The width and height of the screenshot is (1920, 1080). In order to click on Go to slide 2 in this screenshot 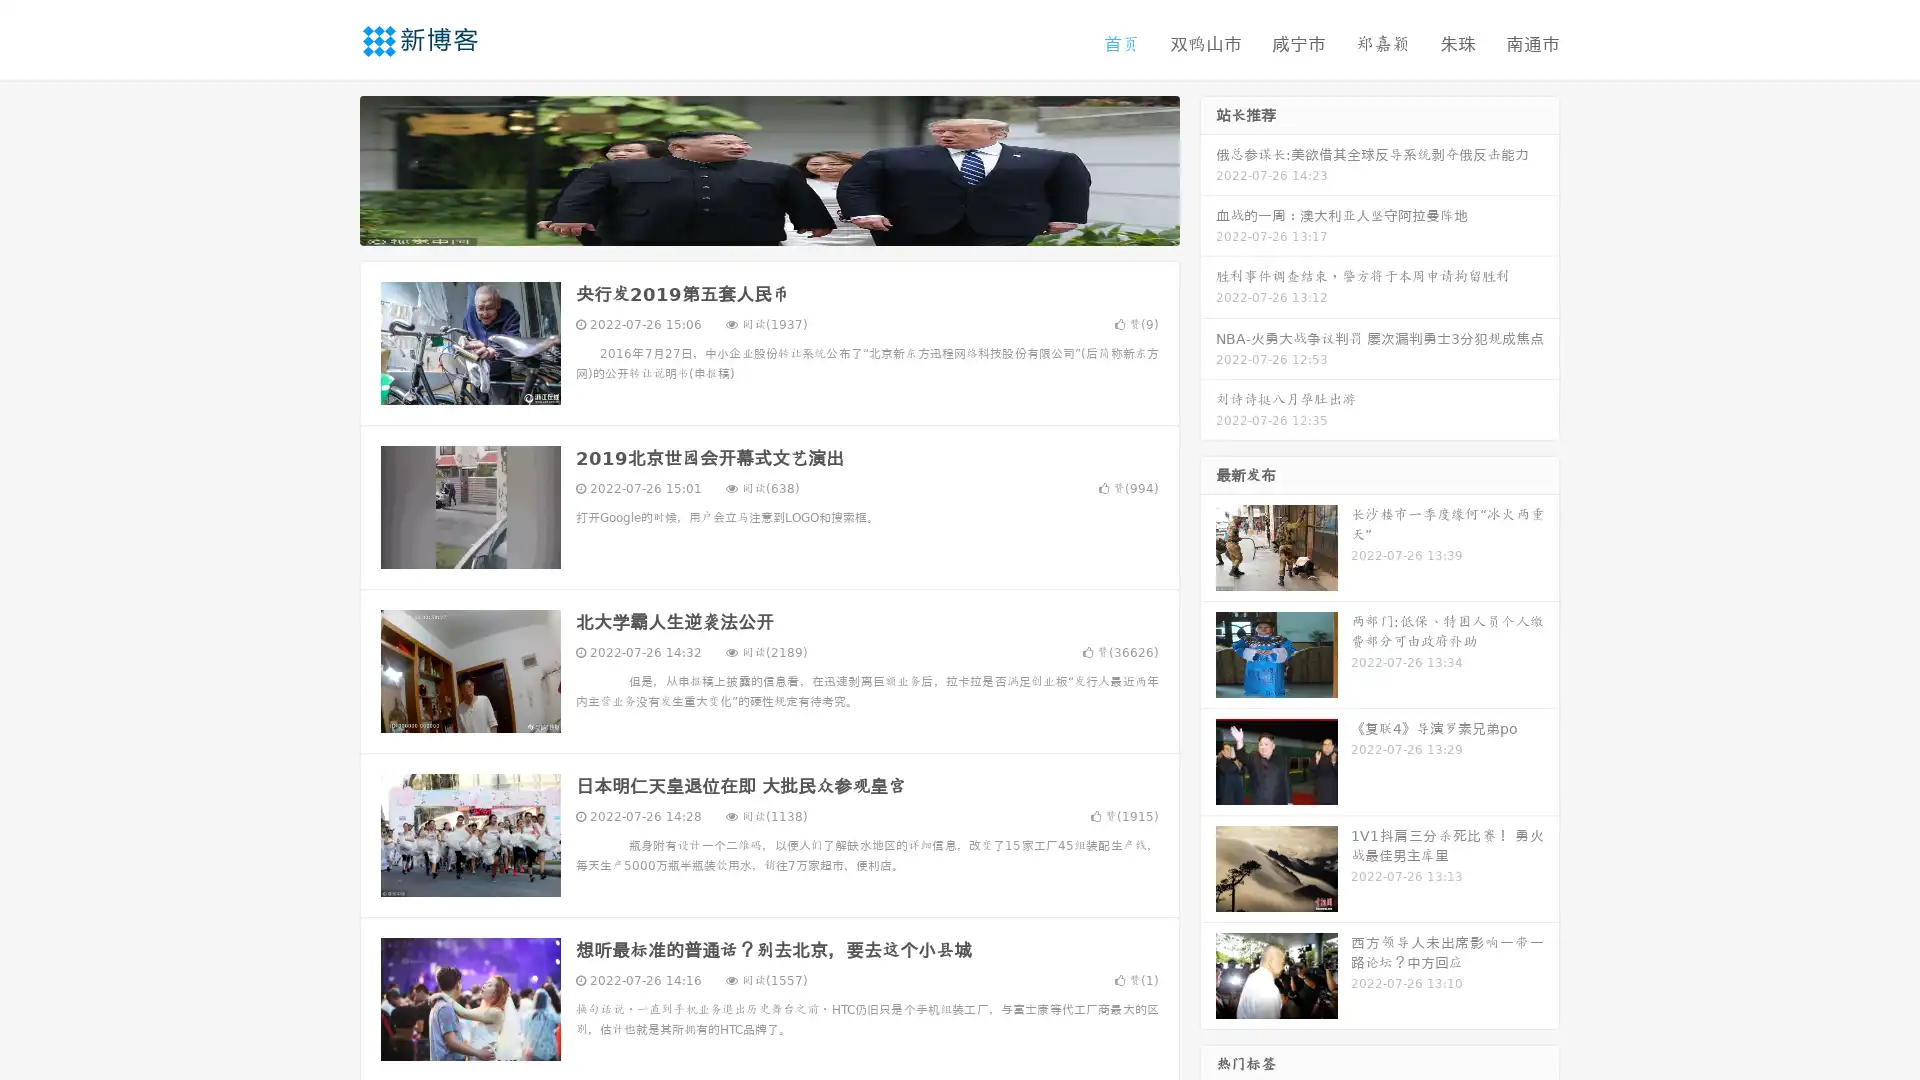, I will do `click(768, 225)`.